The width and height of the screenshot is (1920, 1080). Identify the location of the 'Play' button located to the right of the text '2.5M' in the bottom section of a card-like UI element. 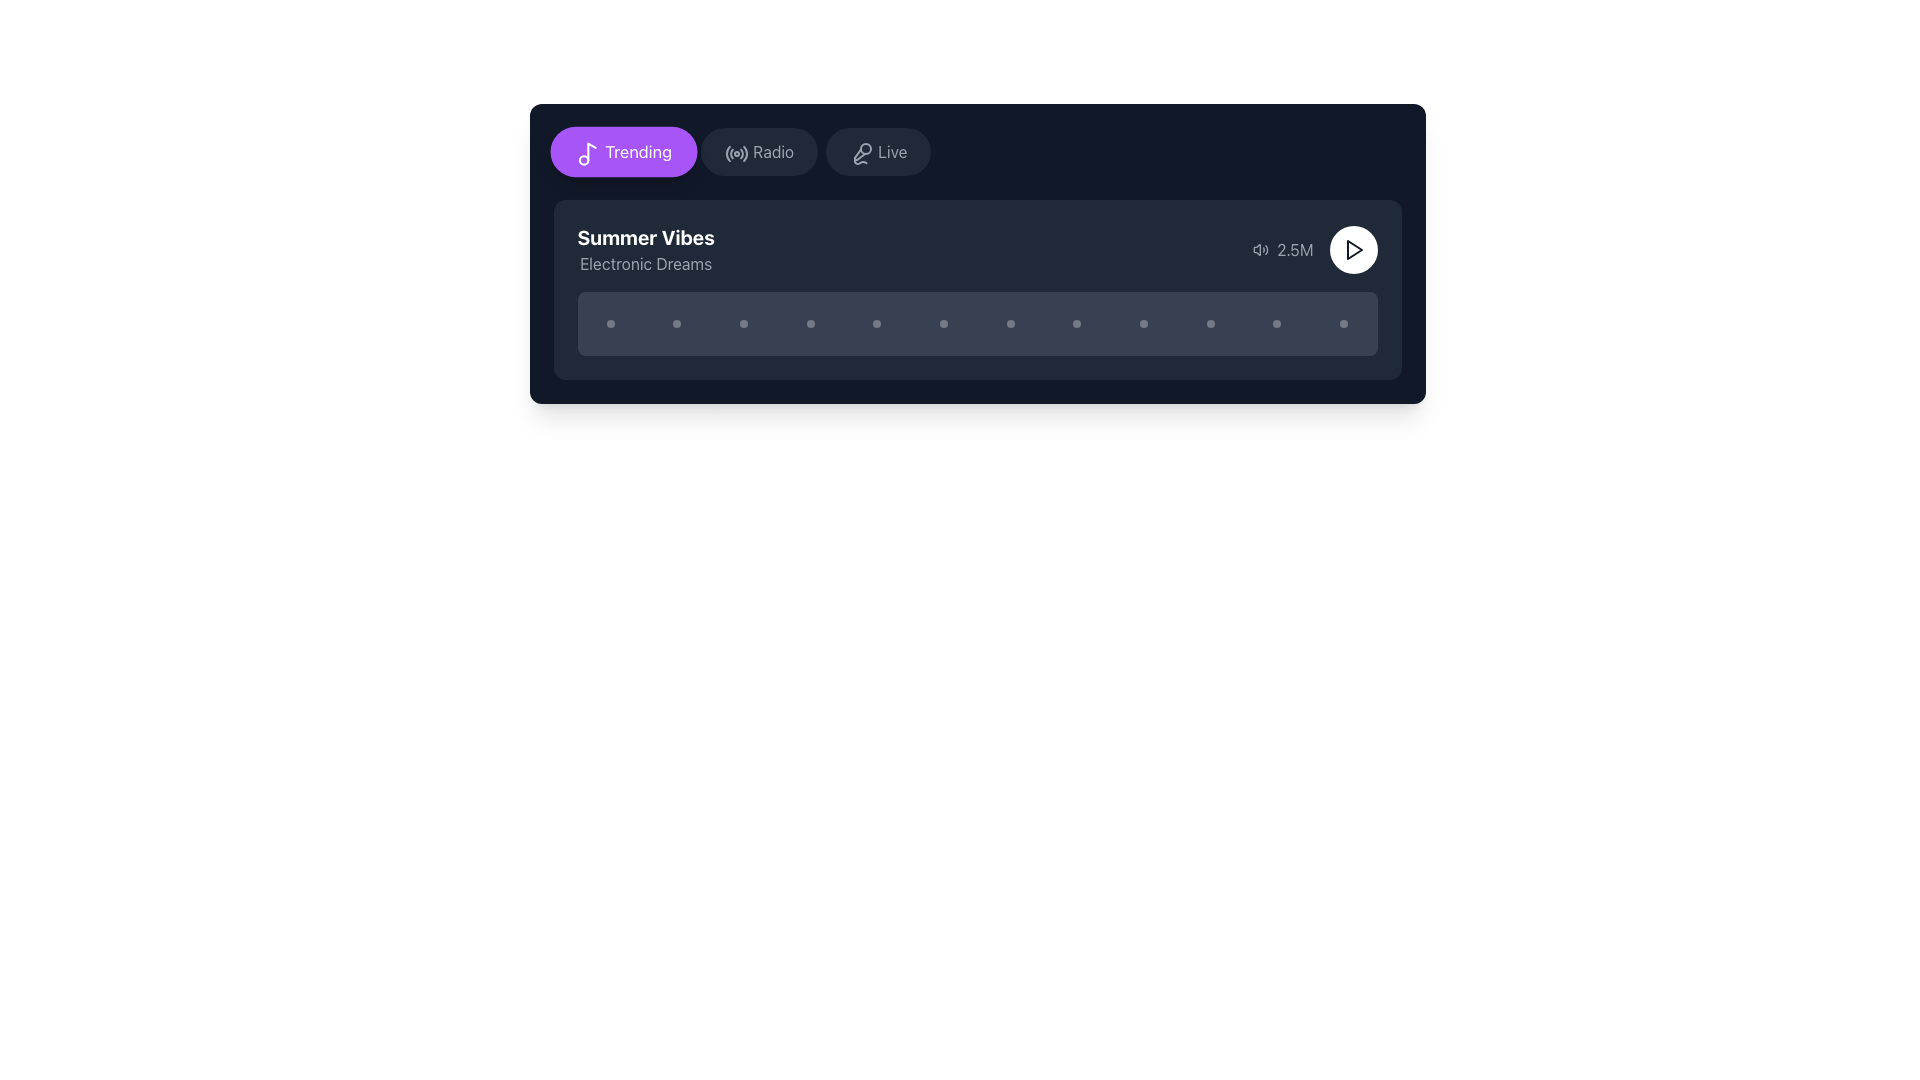
(1353, 249).